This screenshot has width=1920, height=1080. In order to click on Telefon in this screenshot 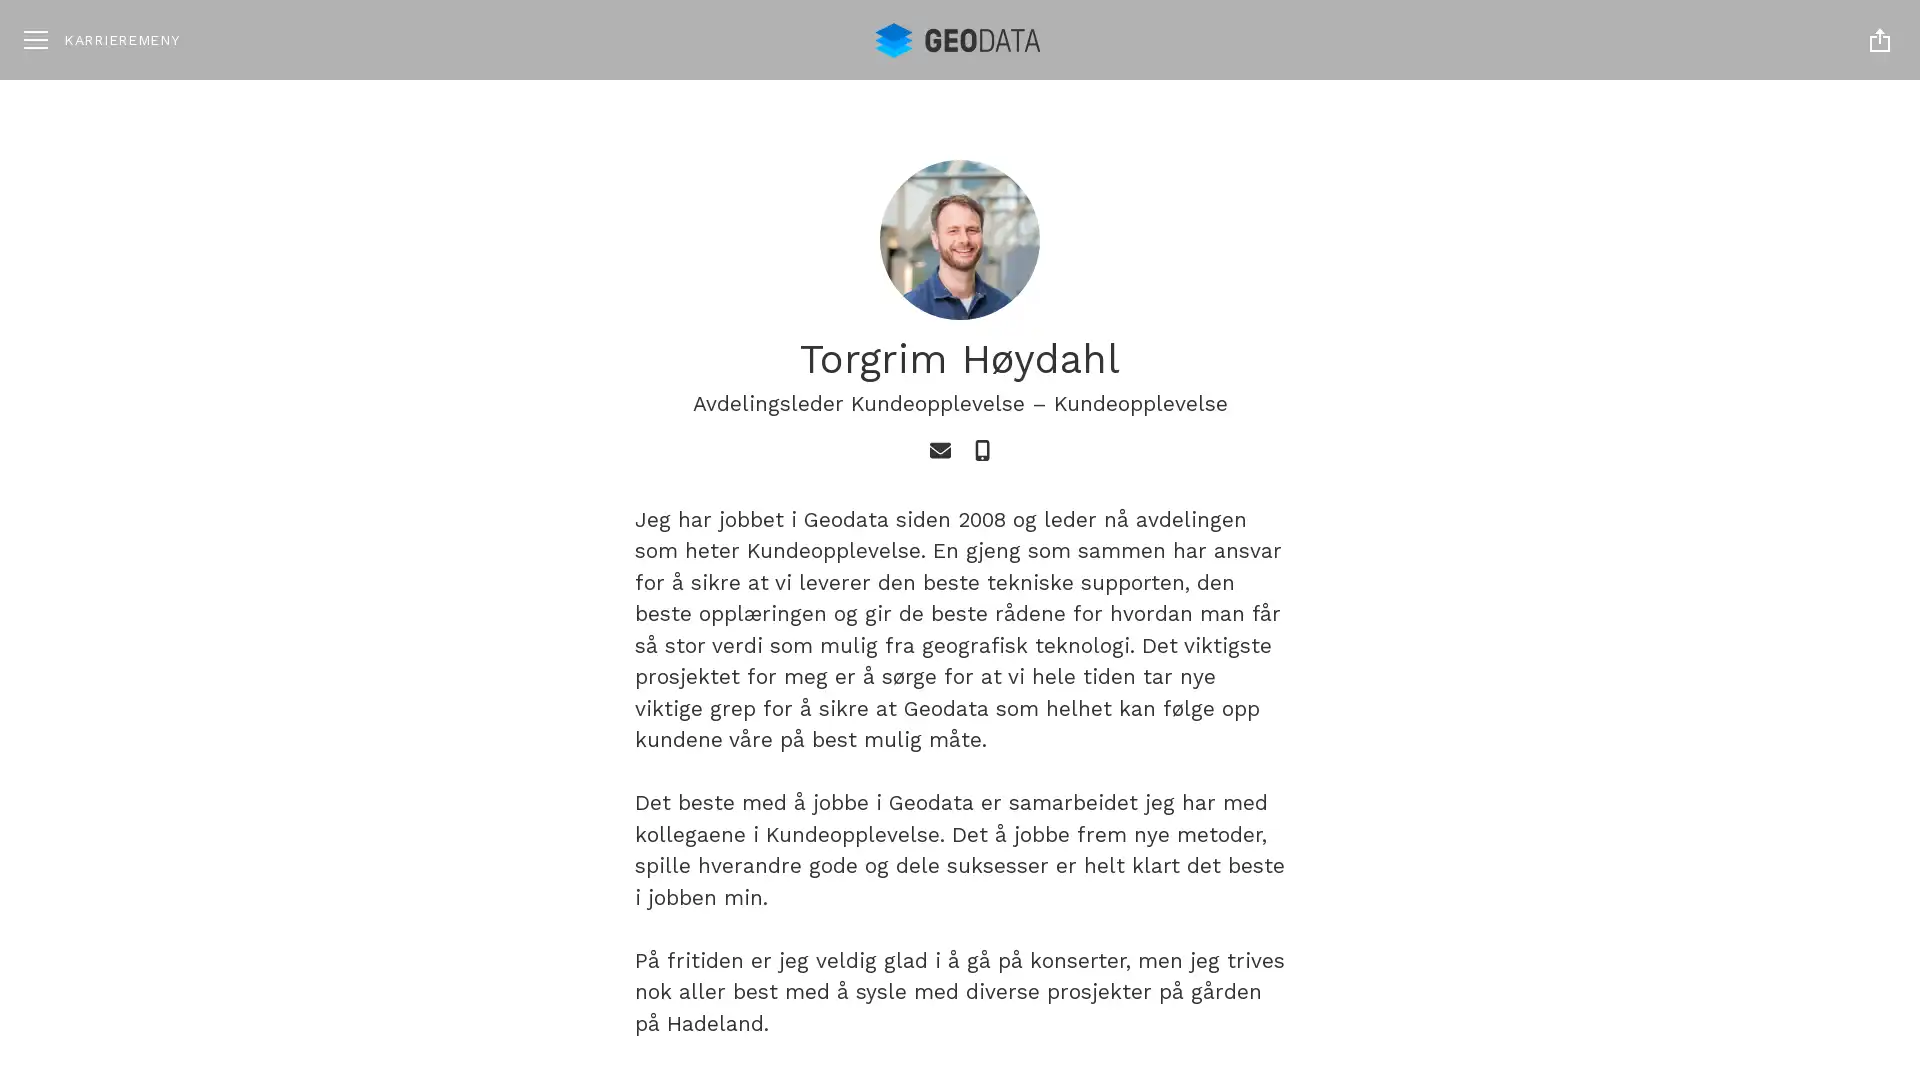, I will do `click(982, 451)`.